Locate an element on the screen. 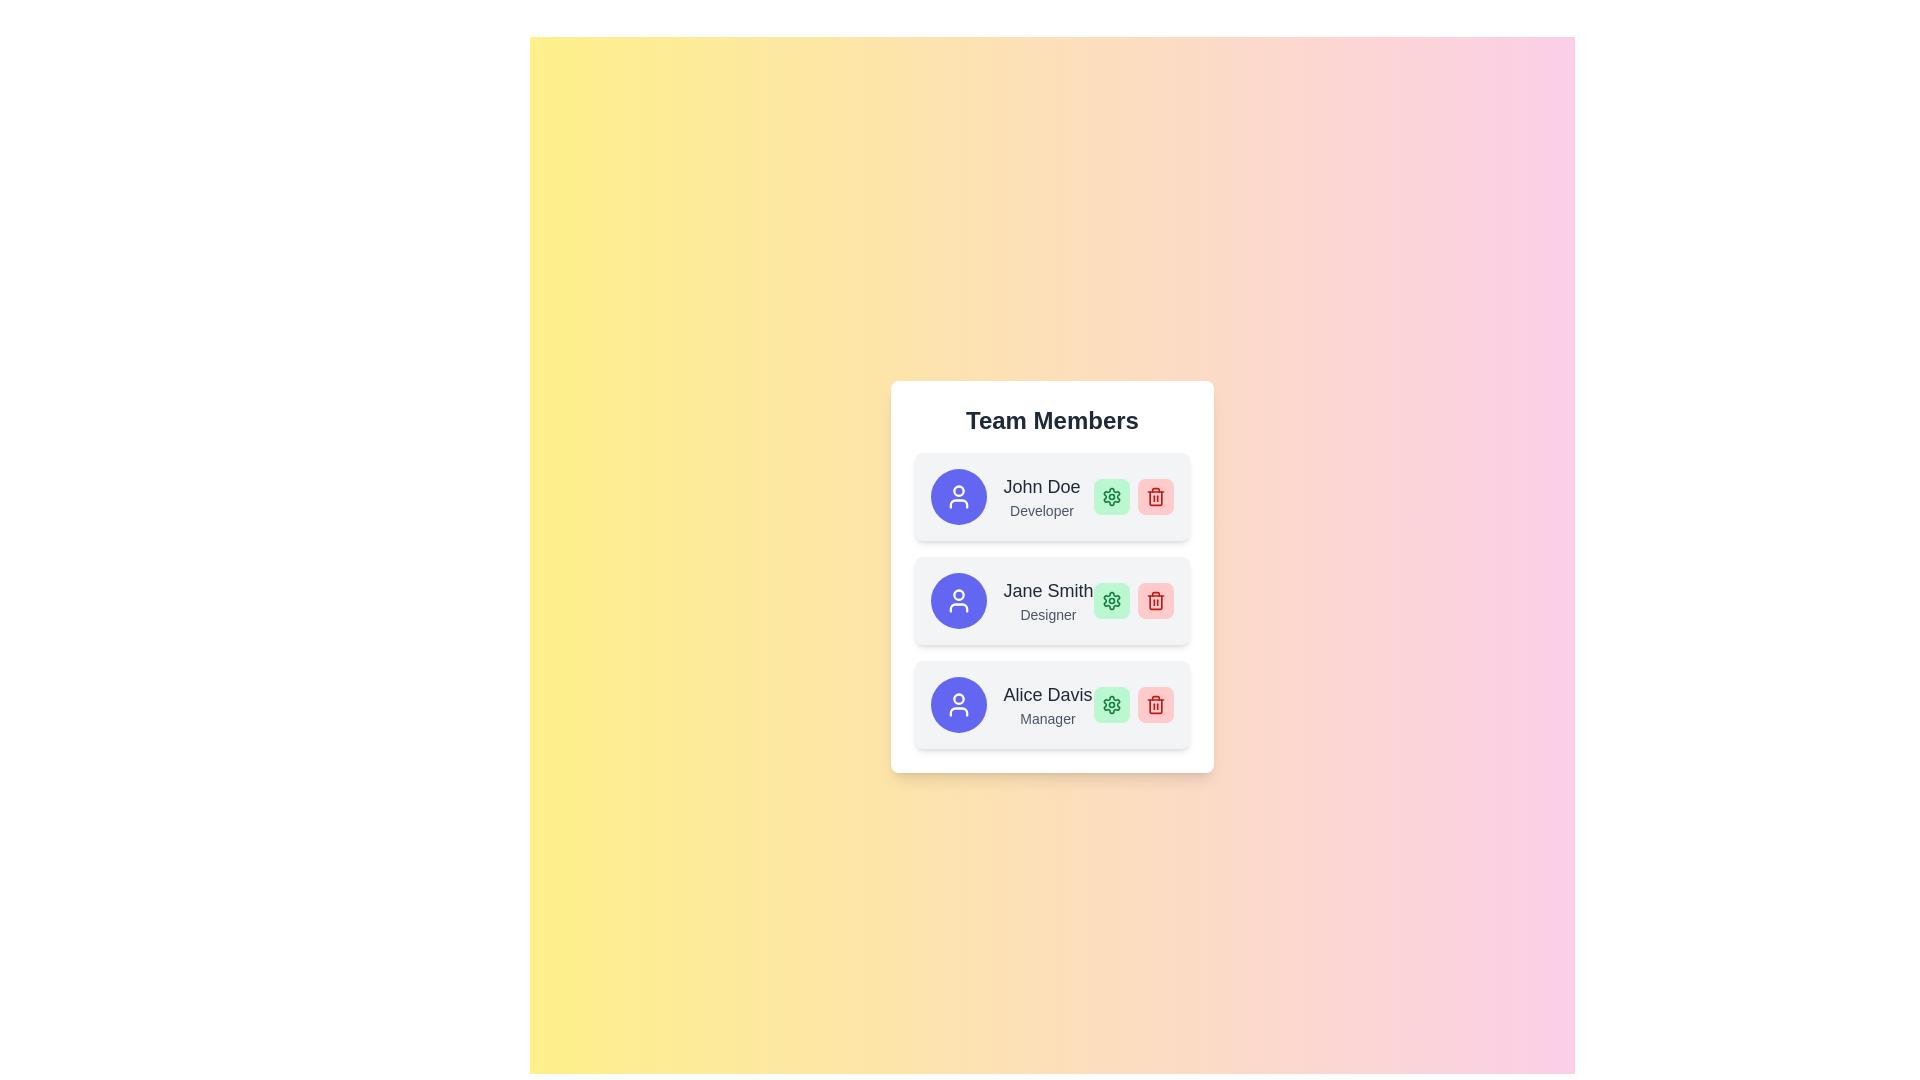 Image resolution: width=1920 pixels, height=1080 pixels. the text label displaying 'John Doe', which is styled in a bold, dark font and larger than the text 'Developer', located at the top-center of a card-like layout is located at coordinates (1040, 486).